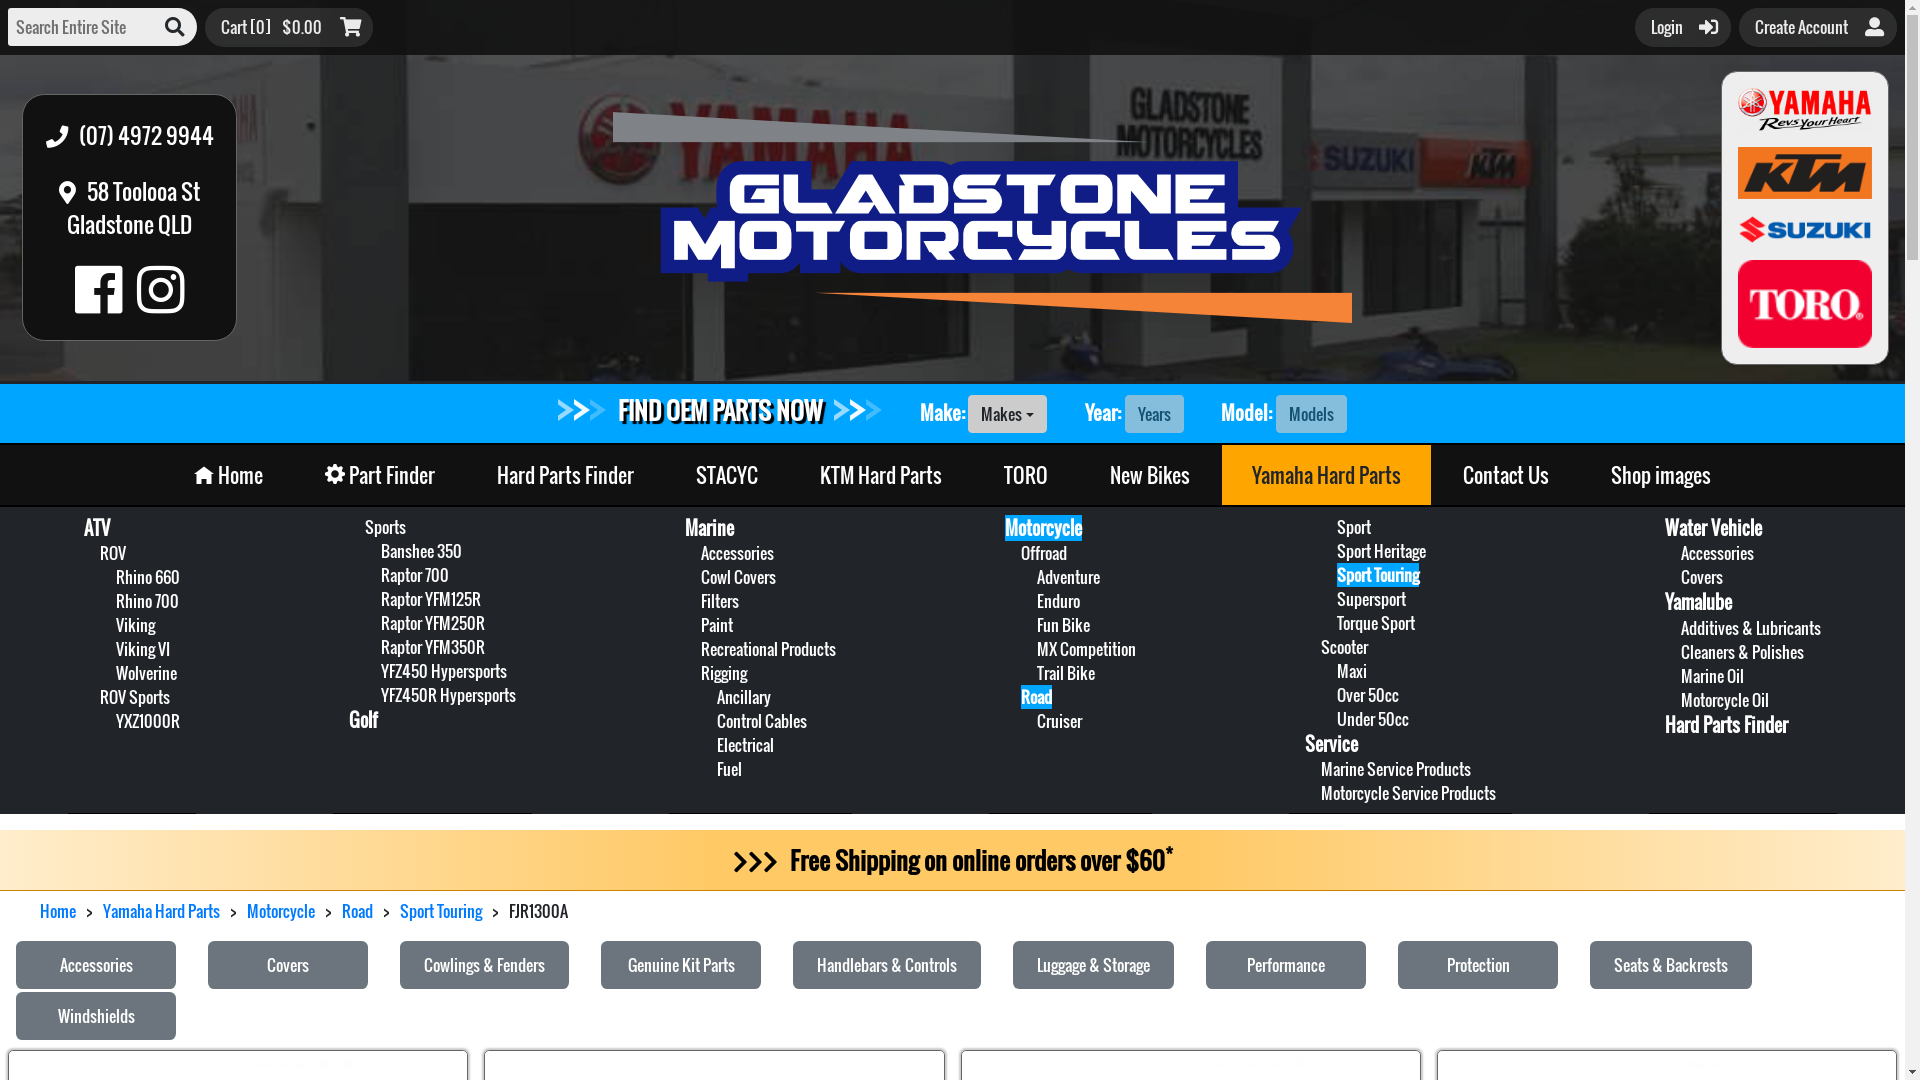 The height and width of the screenshot is (1080, 1920). What do you see at coordinates (129, 208) in the screenshot?
I see `'58 Toolooa St` at bounding box center [129, 208].